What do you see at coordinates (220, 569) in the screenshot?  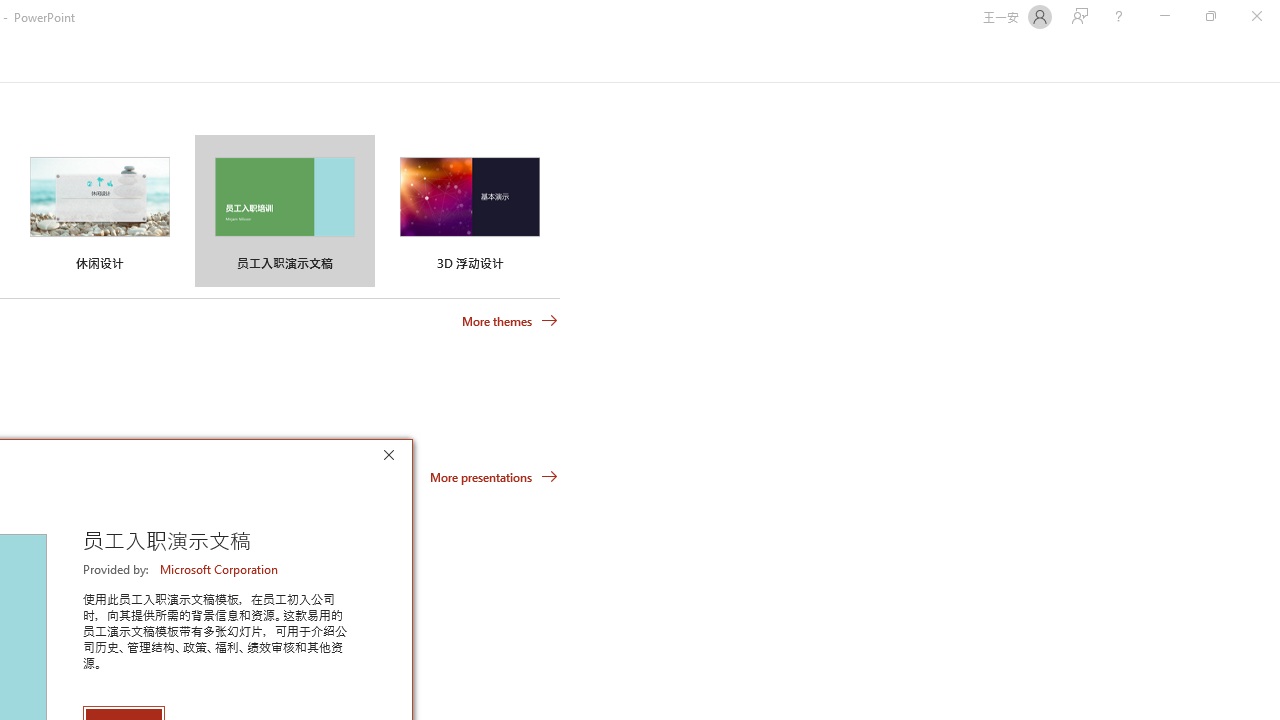 I see `'Microsoft Corporation'` at bounding box center [220, 569].